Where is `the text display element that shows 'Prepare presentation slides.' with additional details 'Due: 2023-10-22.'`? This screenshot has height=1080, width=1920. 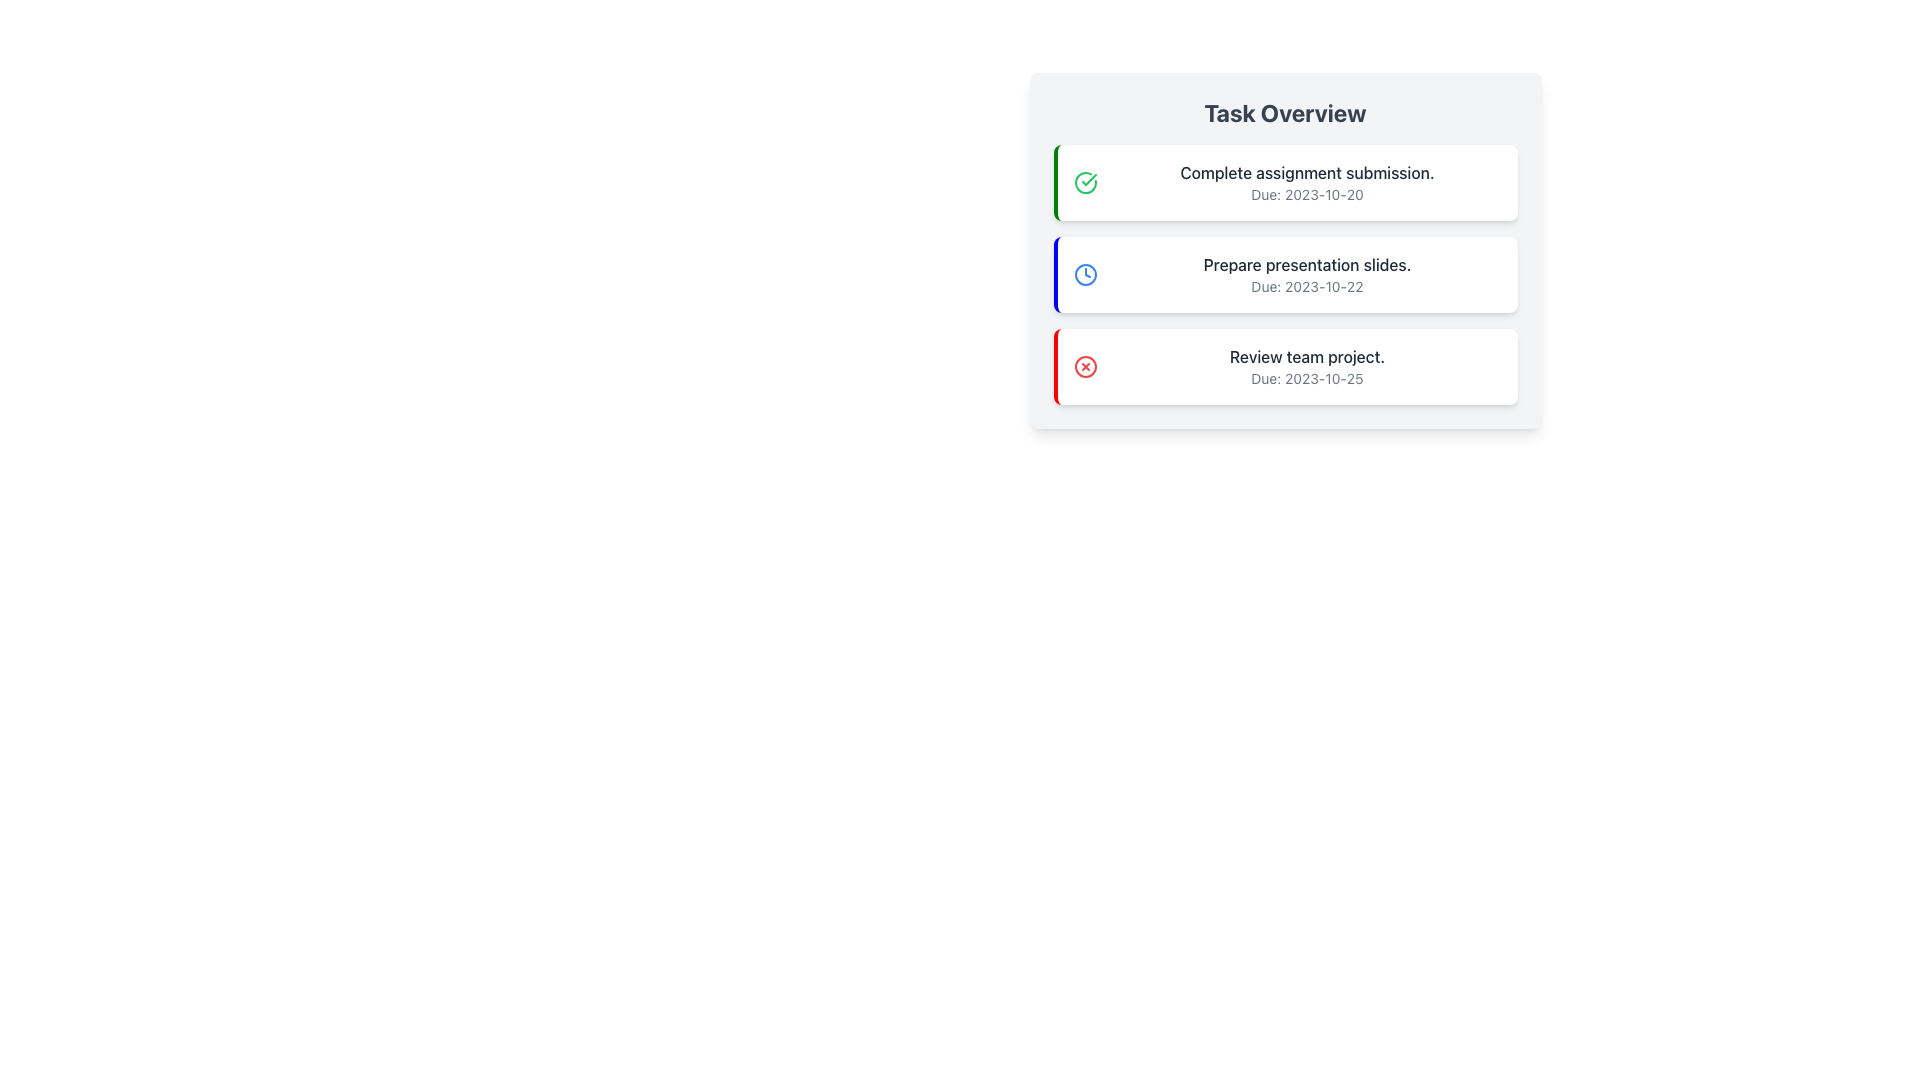 the text display element that shows 'Prepare presentation slides.' with additional details 'Due: 2023-10-22.' is located at coordinates (1307, 274).